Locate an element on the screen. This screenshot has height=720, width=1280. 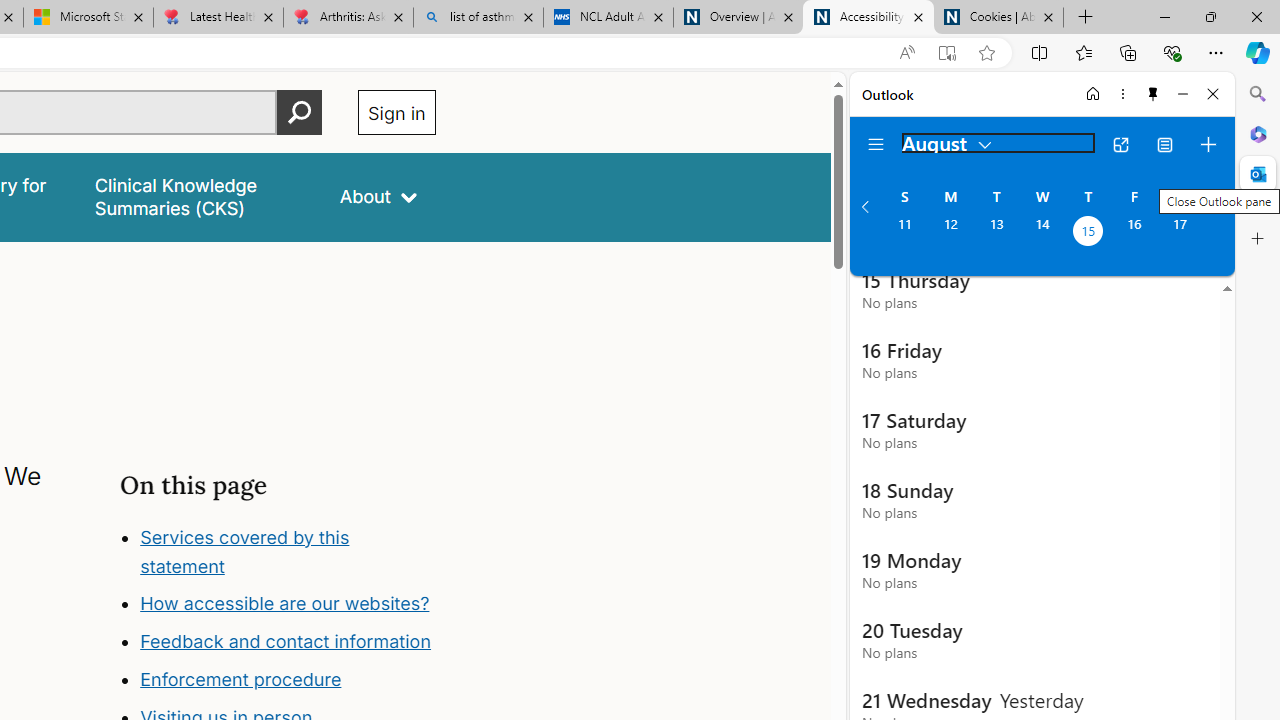
'false' is located at coordinates (199, 197).